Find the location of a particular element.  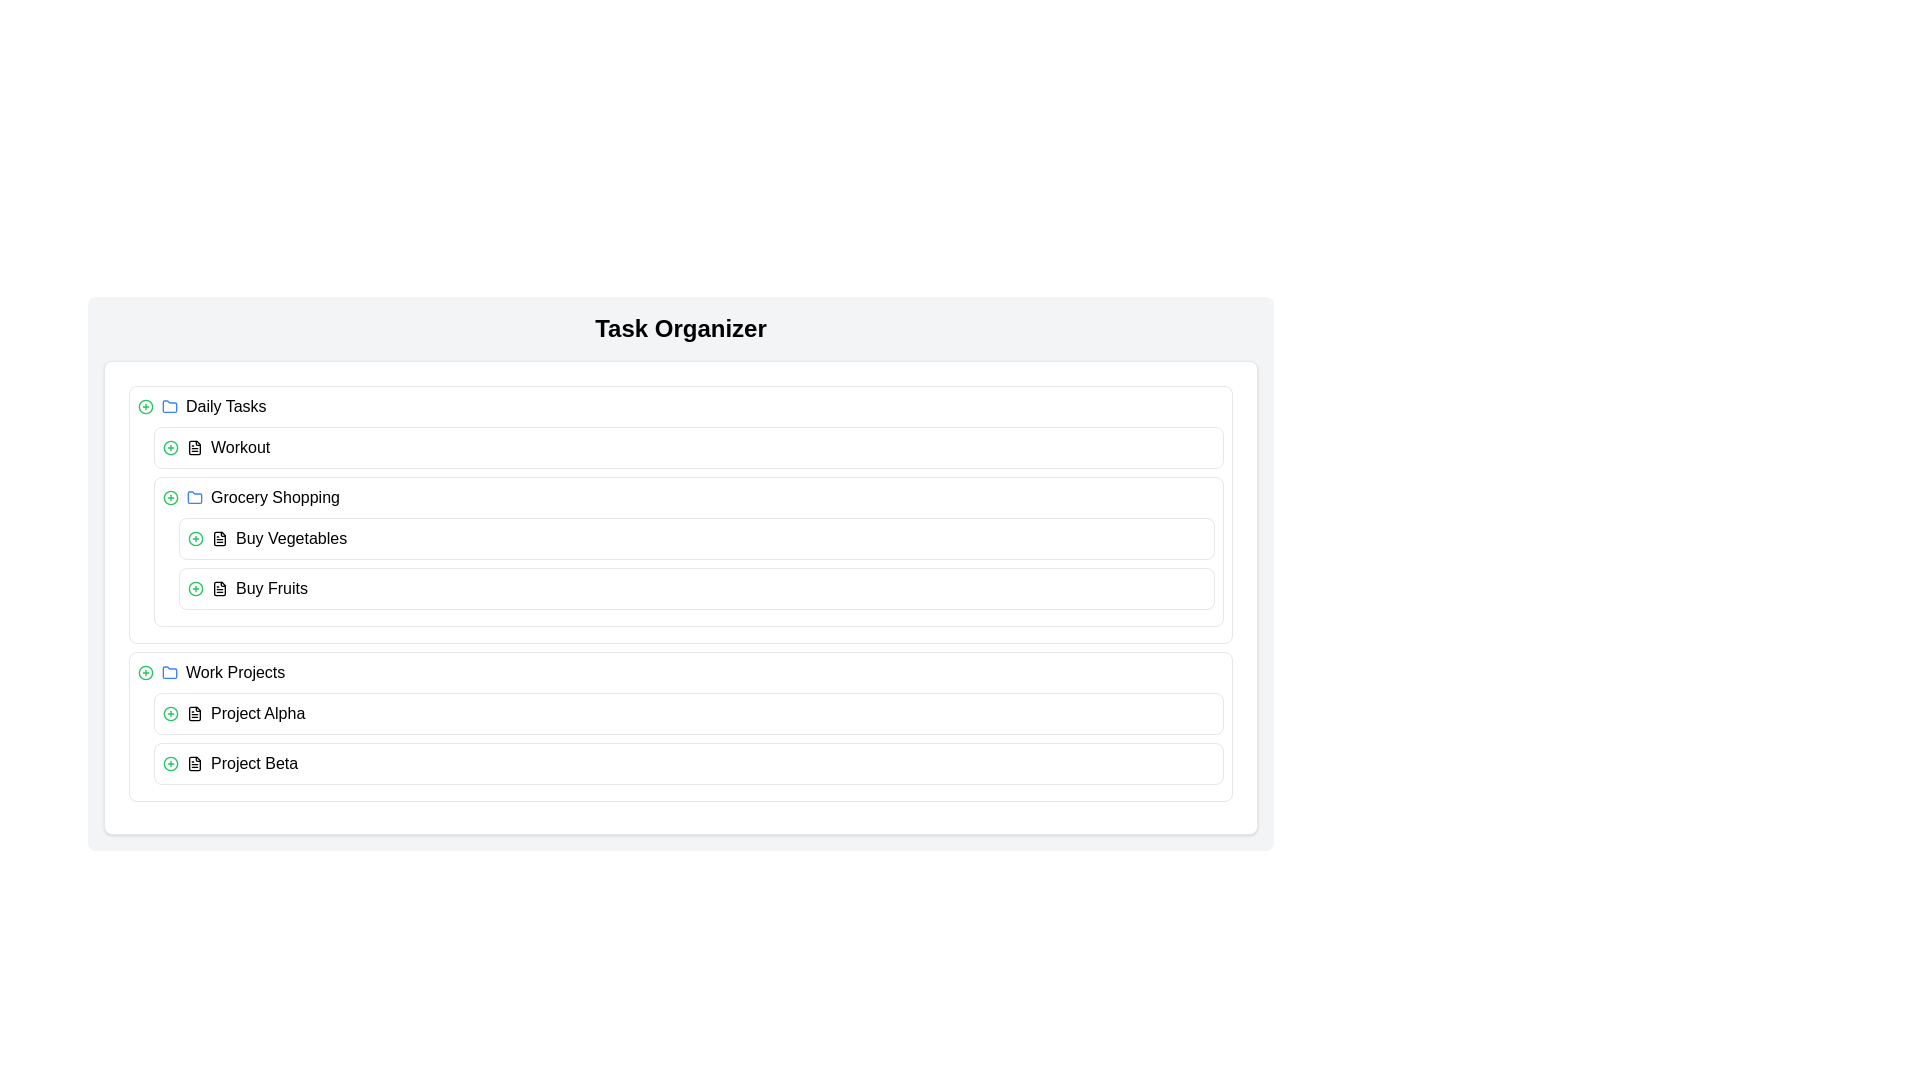

the 'Grocery Shopping' text label located in the 'Daily Tasks' section, positioned beneath 'Workout' and above 'Buy Vegetables' and 'Buy Fruits' is located at coordinates (274, 496).